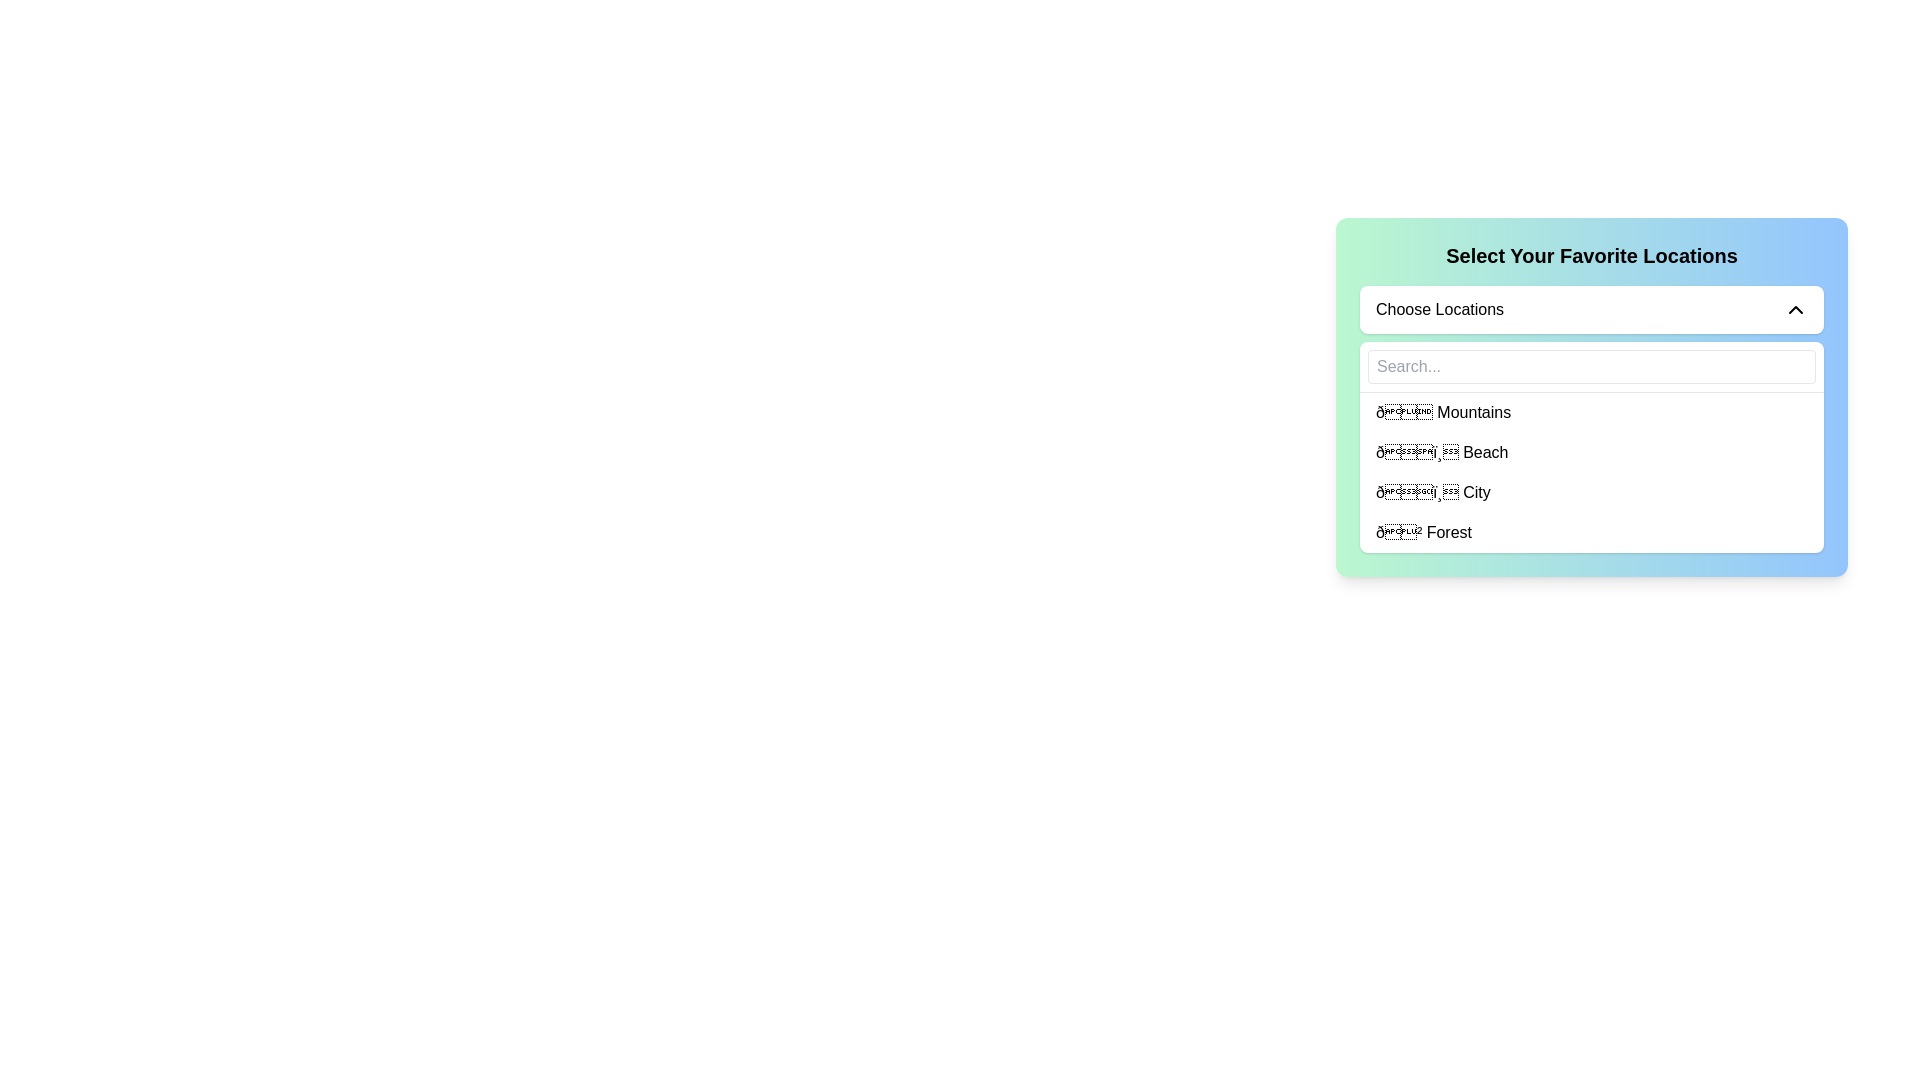  What do you see at coordinates (1591, 309) in the screenshot?
I see `the 'Choose Locations' dropdown toggle button` at bounding box center [1591, 309].